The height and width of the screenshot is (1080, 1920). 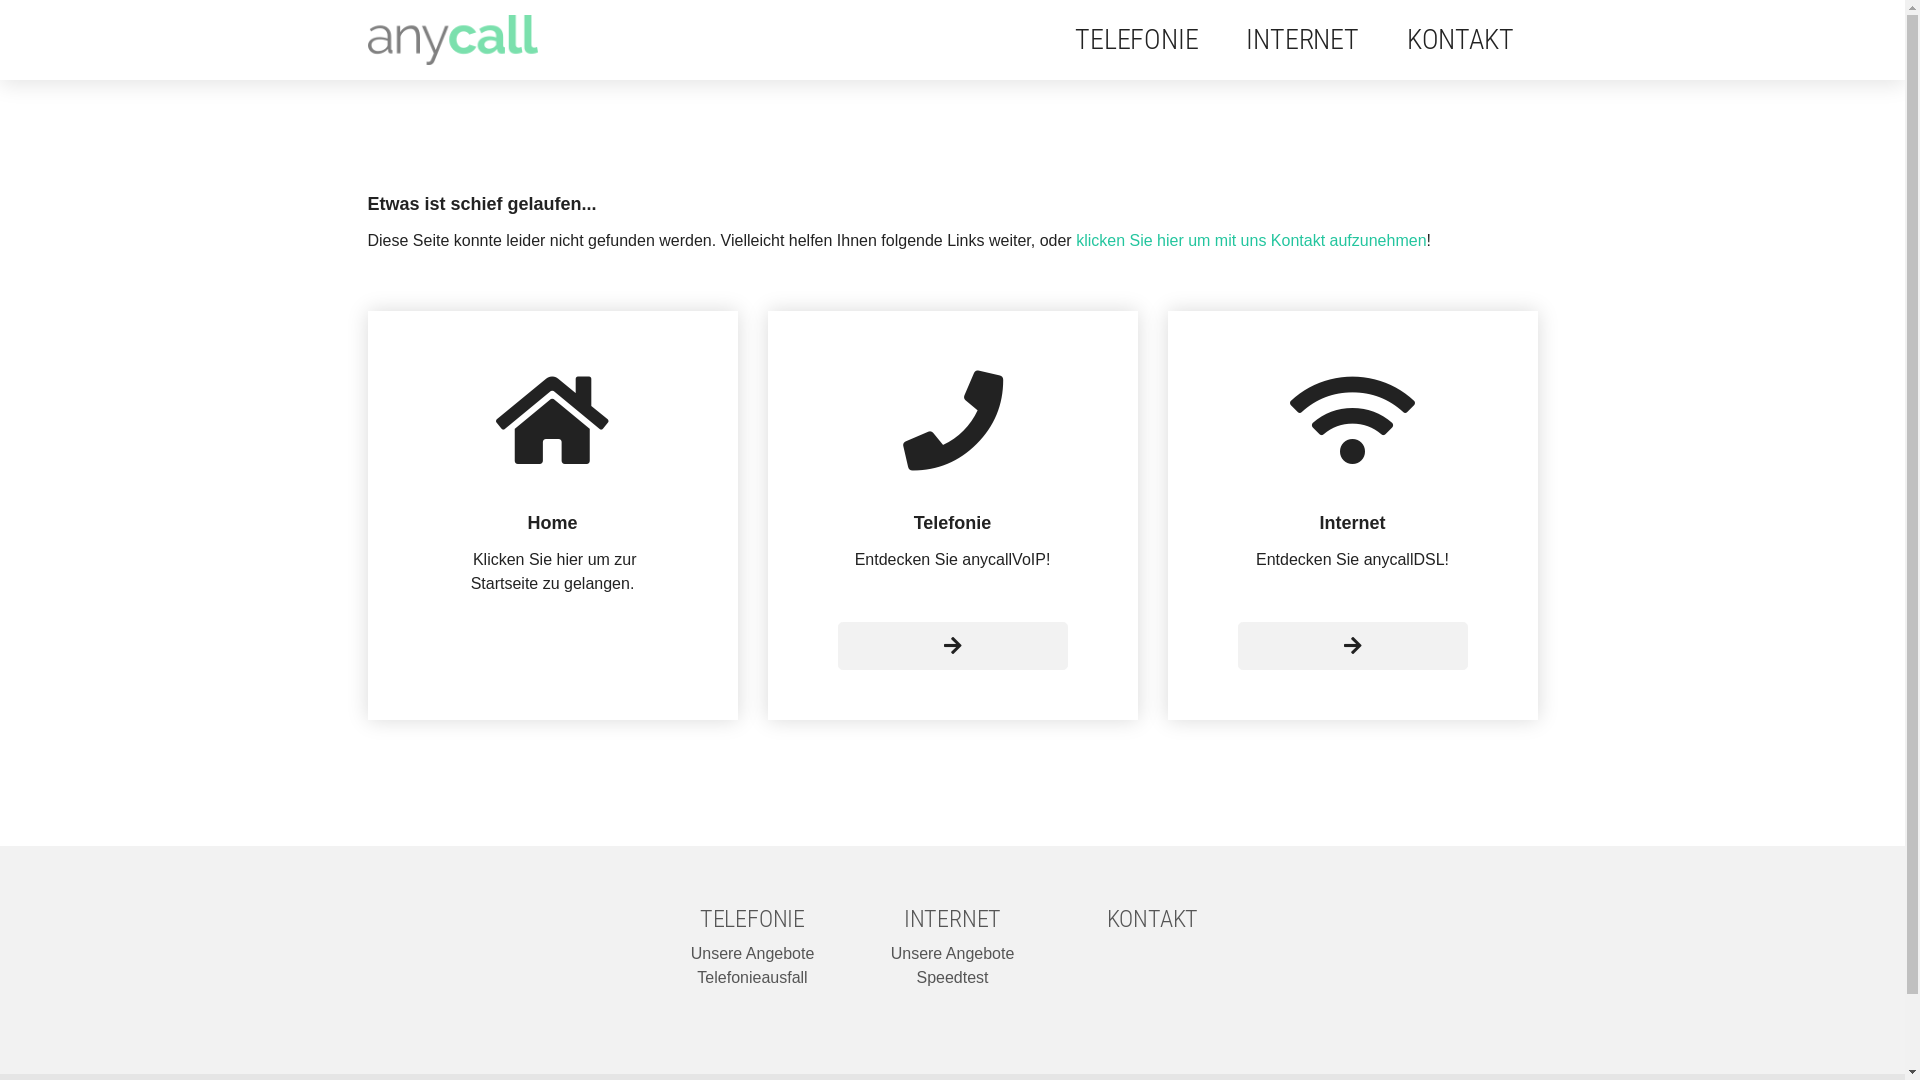 I want to click on 'Speedtest', so click(x=950, y=976).